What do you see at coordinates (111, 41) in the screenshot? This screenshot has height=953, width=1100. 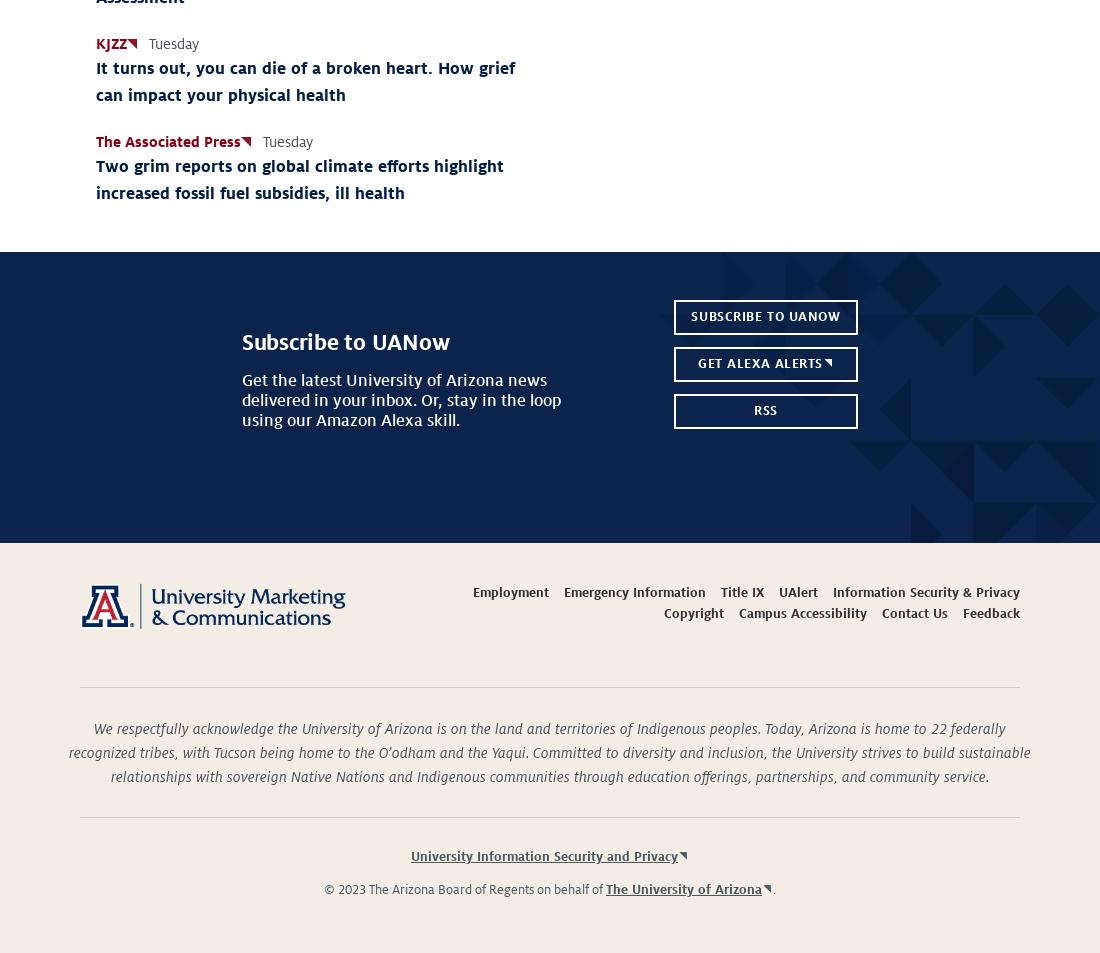 I see `'KJZZ'` at bounding box center [111, 41].